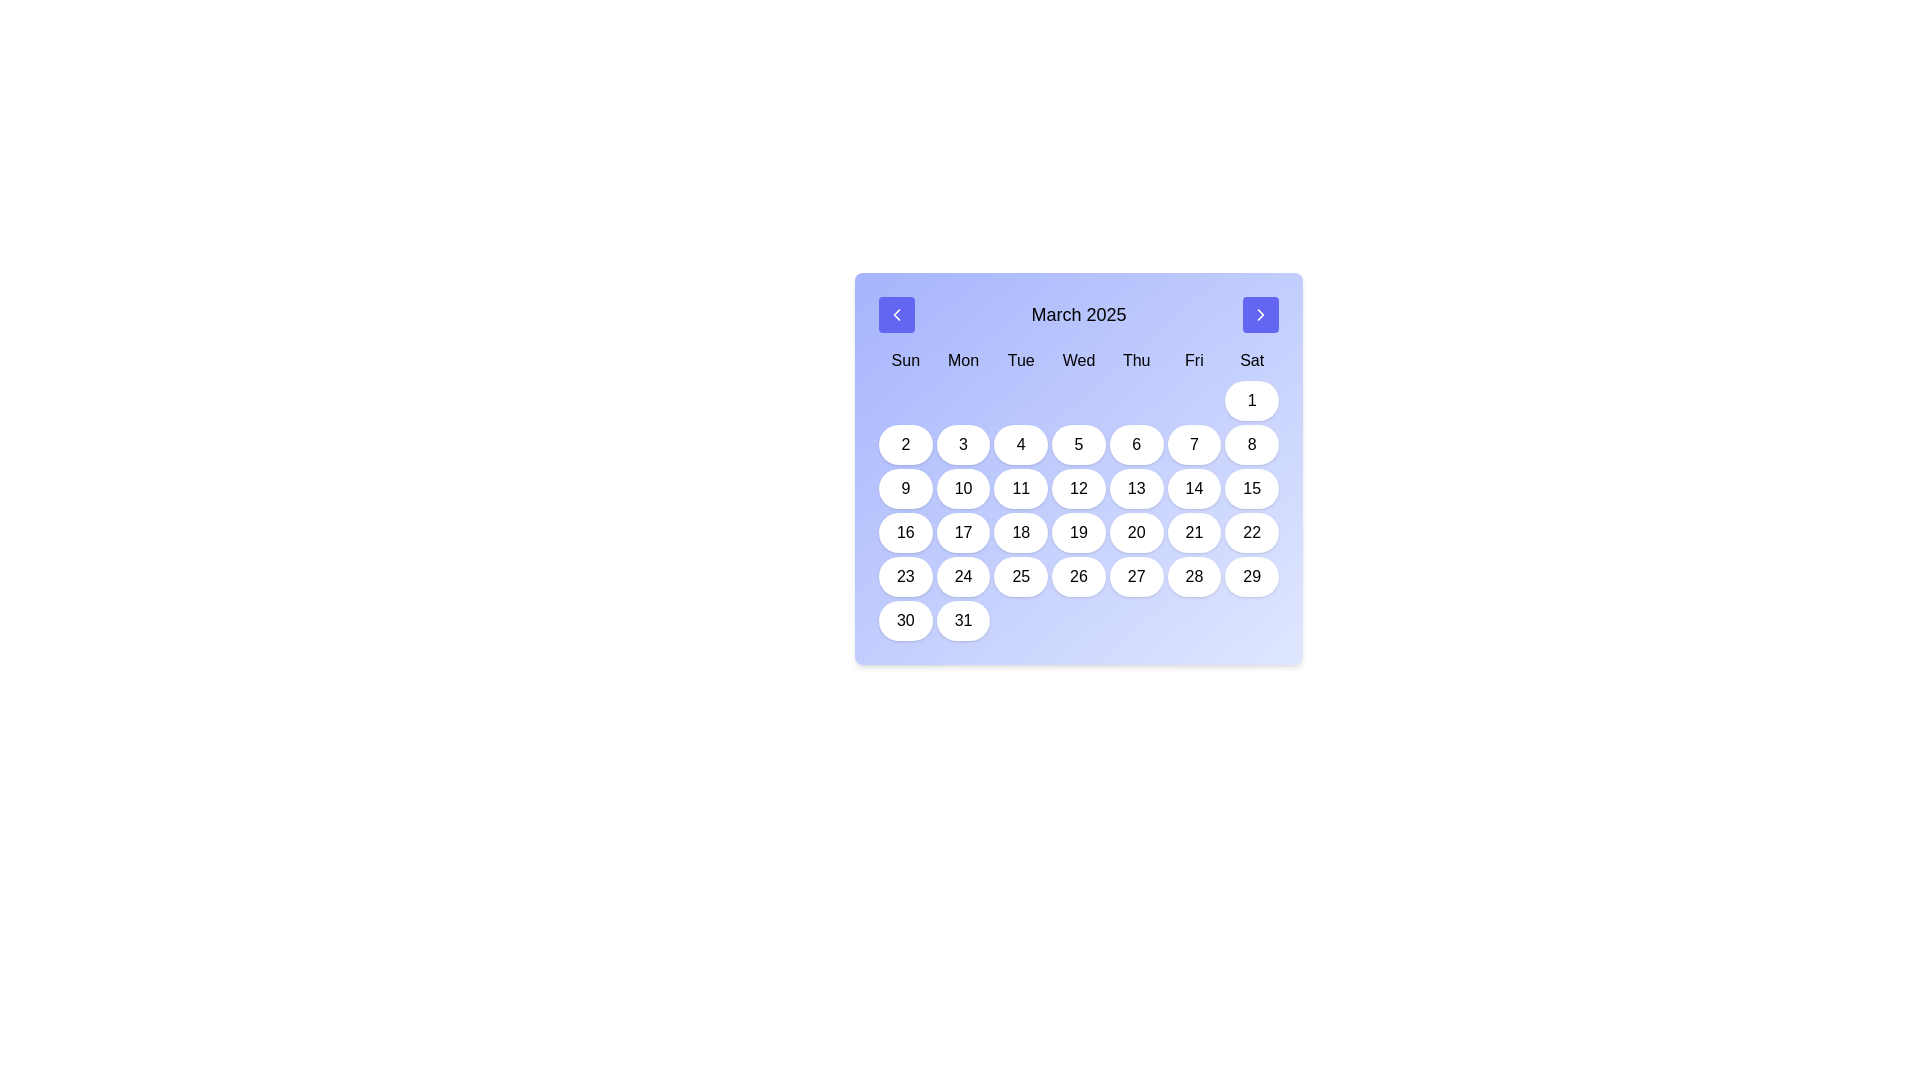  What do you see at coordinates (1136, 577) in the screenshot?
I see `the interactive button labeled '27' in the calendar grid` at bounding box center [1136, 577].